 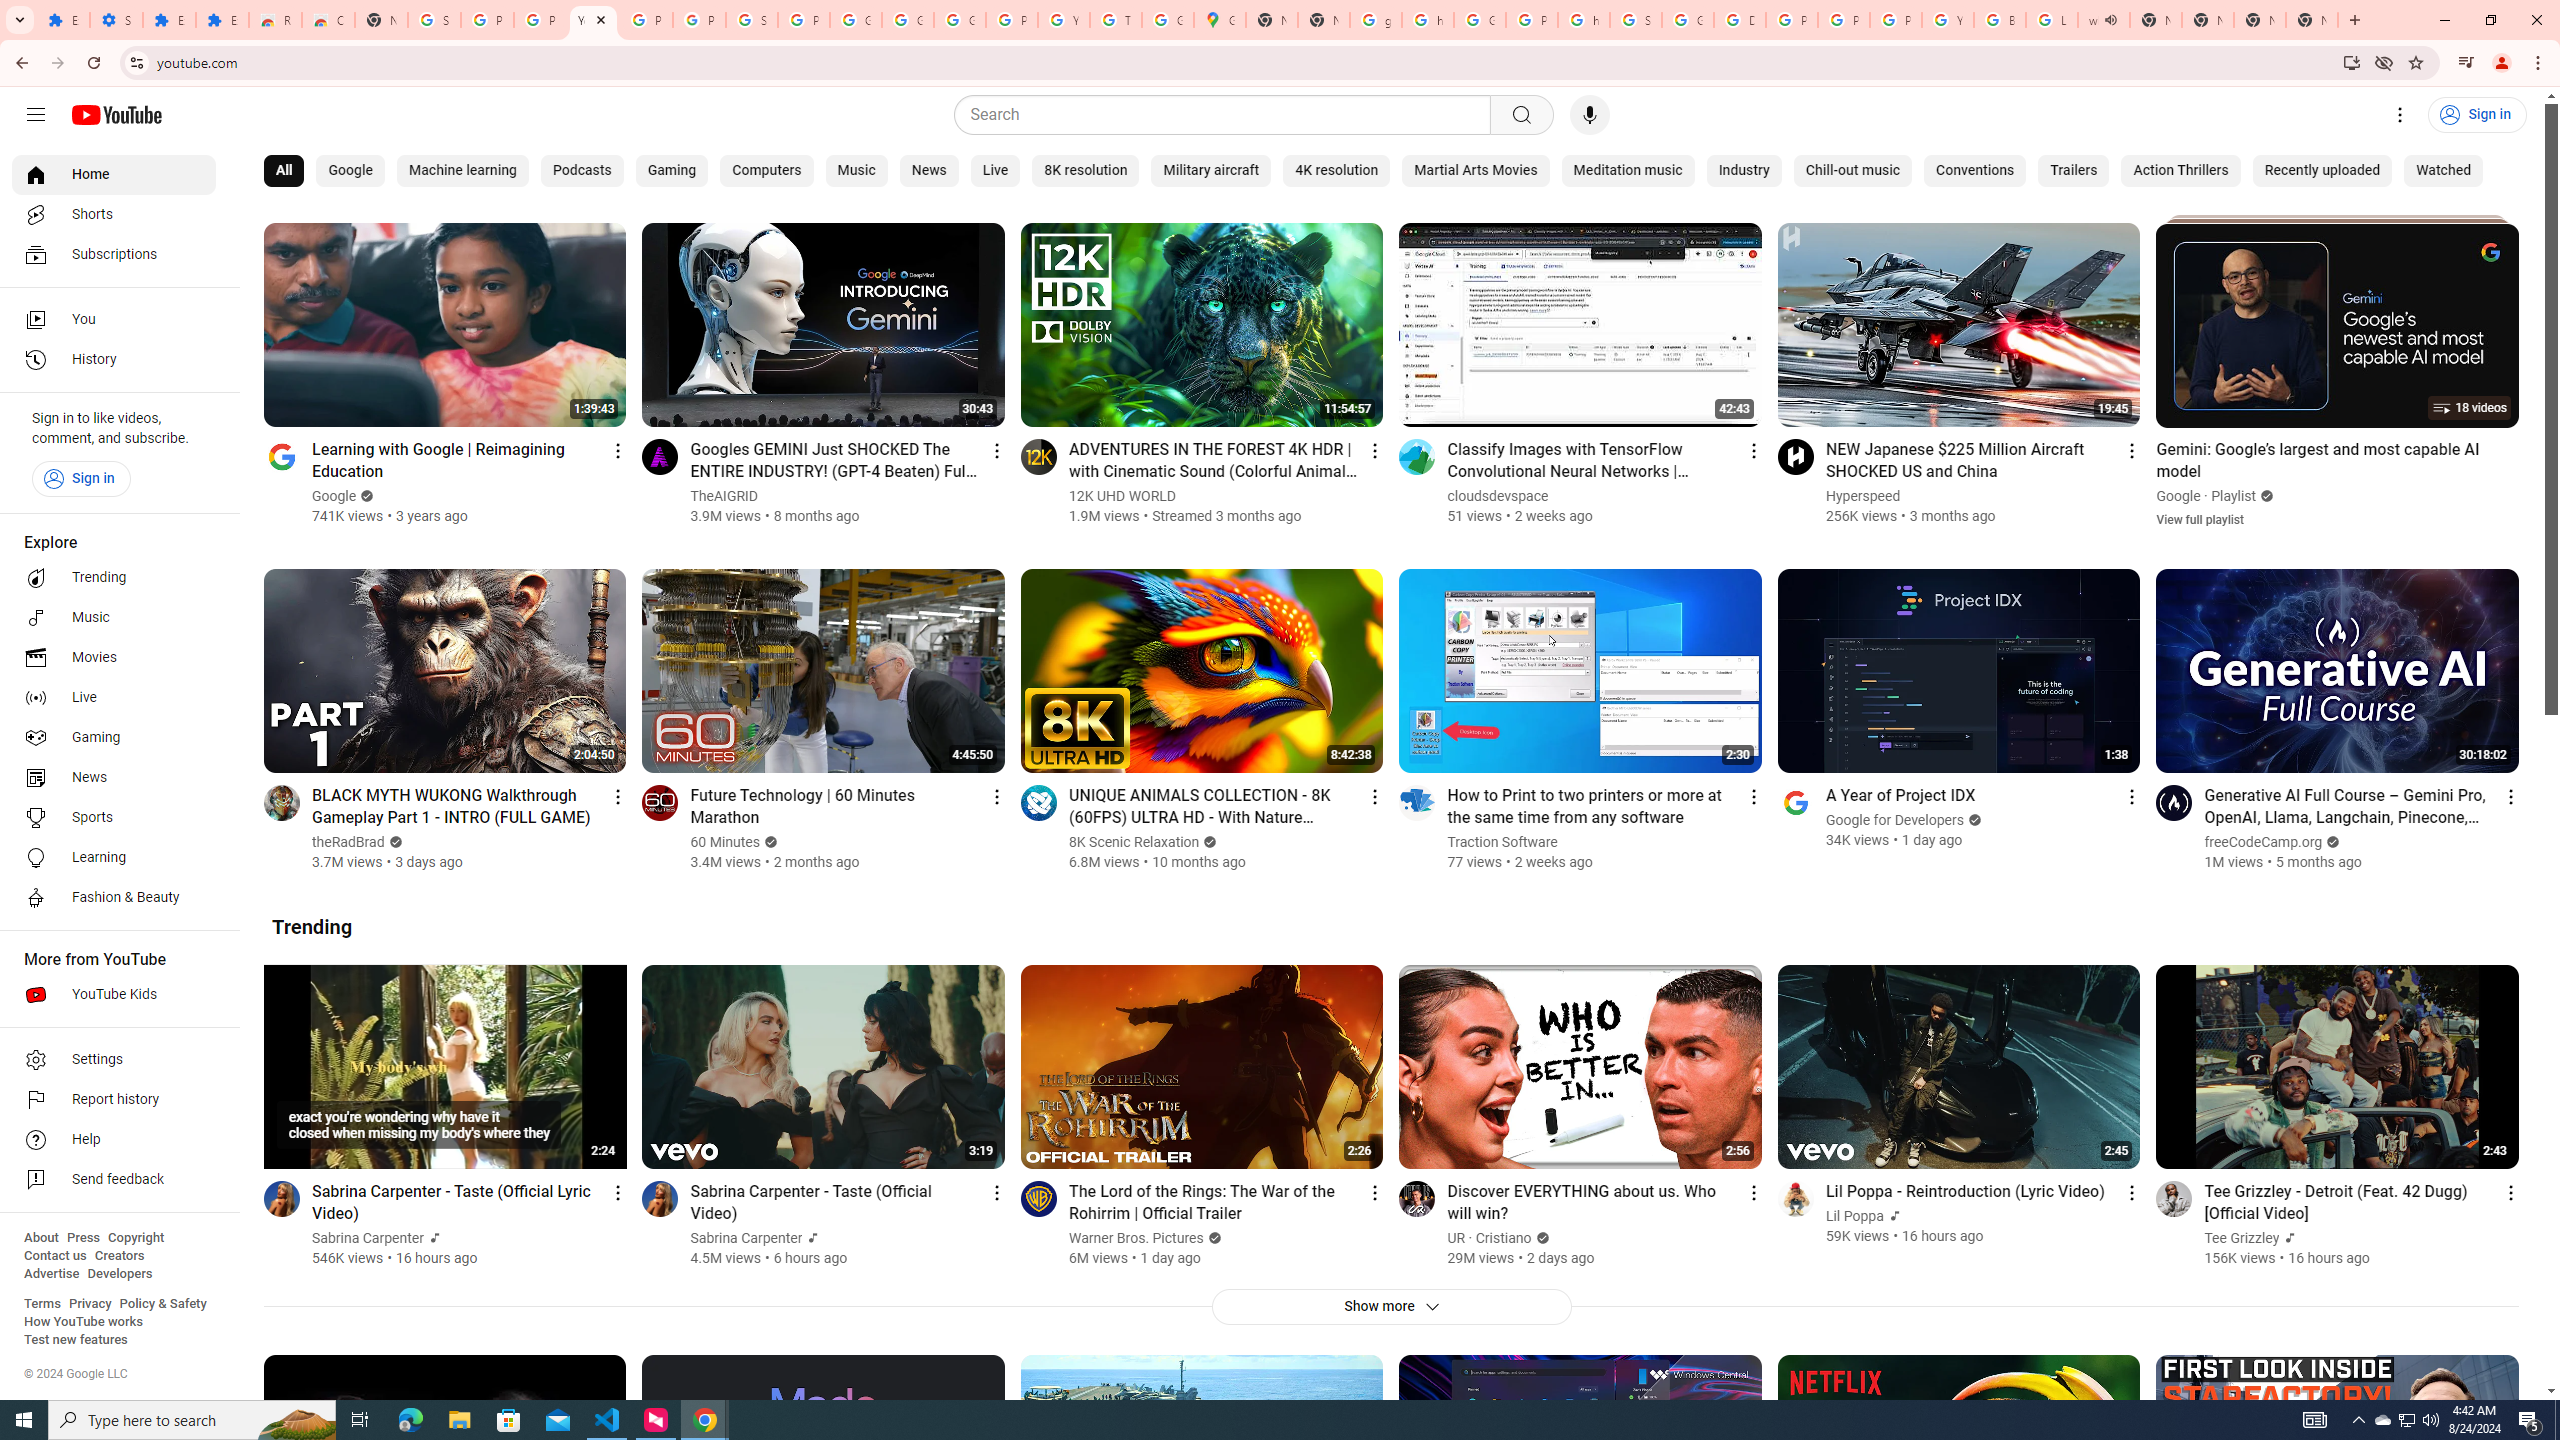 I want to click on 'All', so click(x=284, y=171).